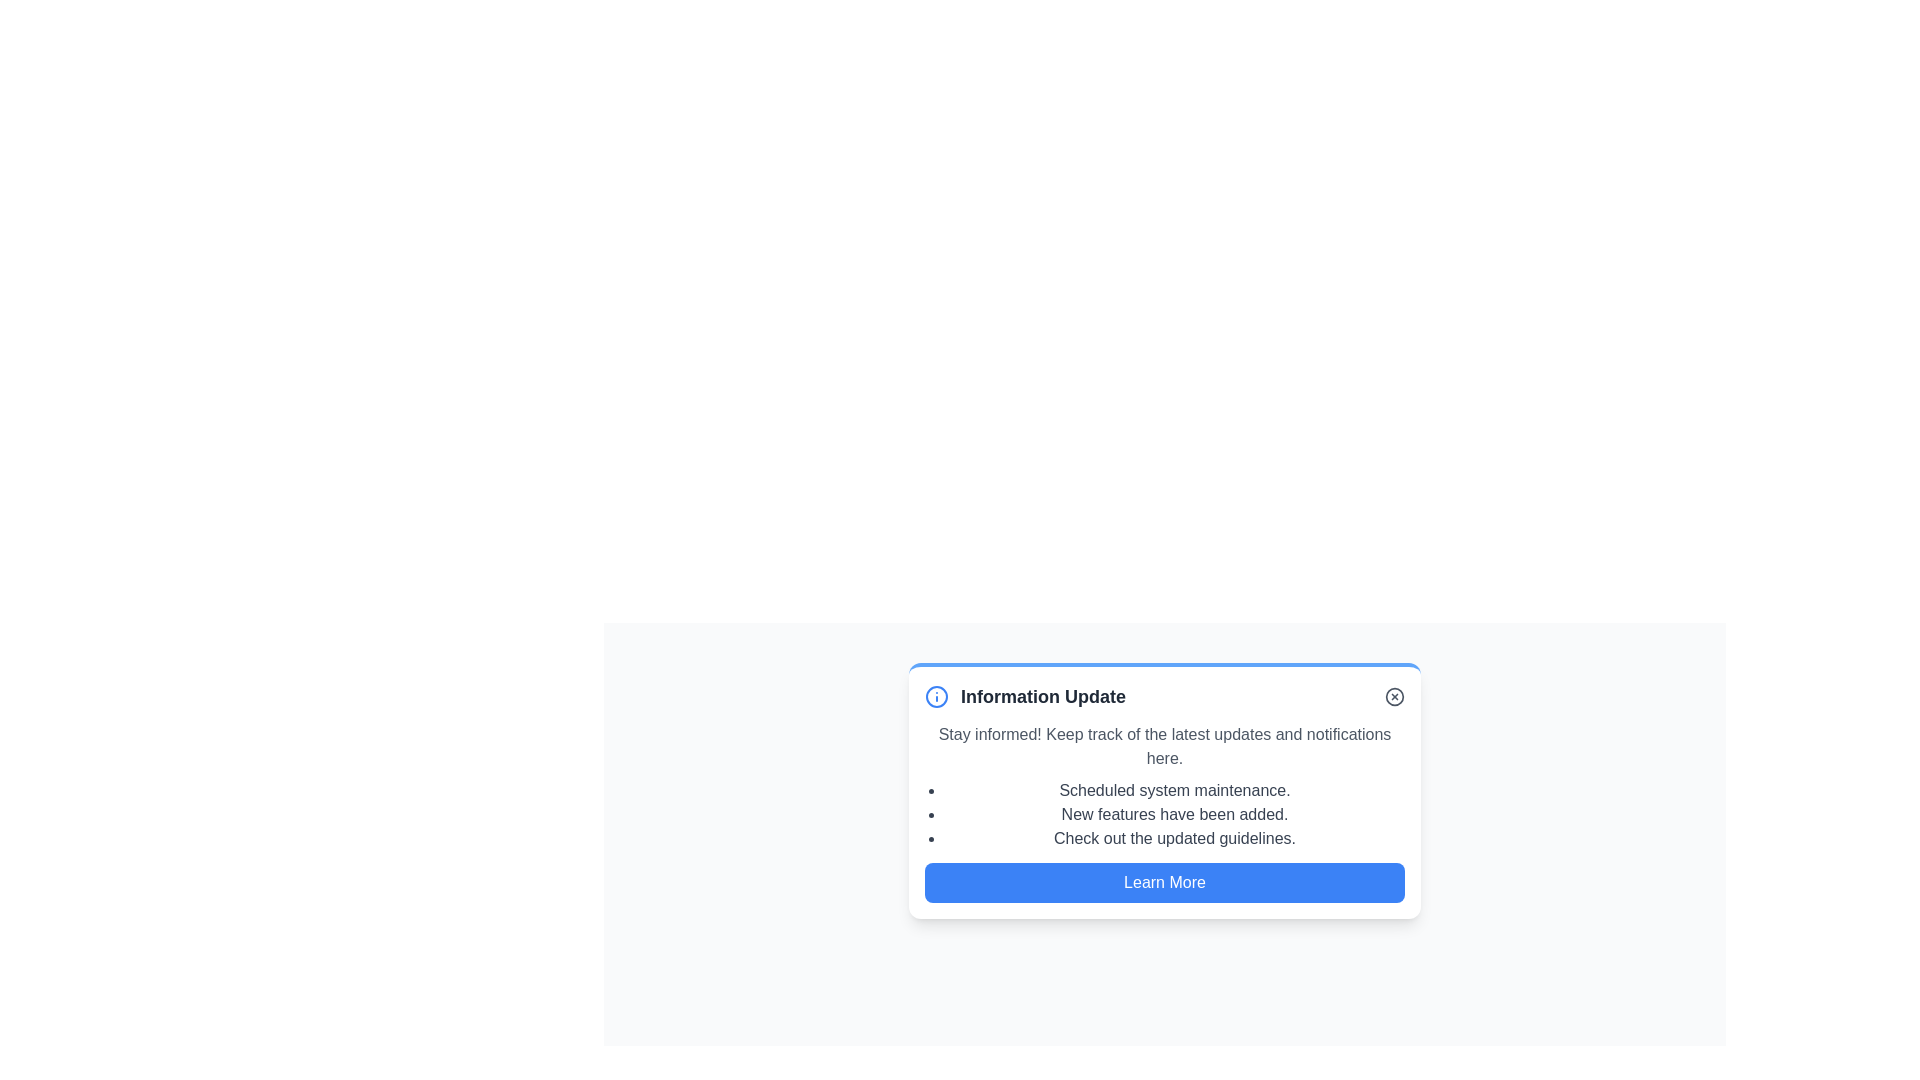  What do you see at coordinates (1394, 696) in the screenshot?
I see `the close button in the top-right corner of the alert to dismiss it` at bounding box center [1394, 696].